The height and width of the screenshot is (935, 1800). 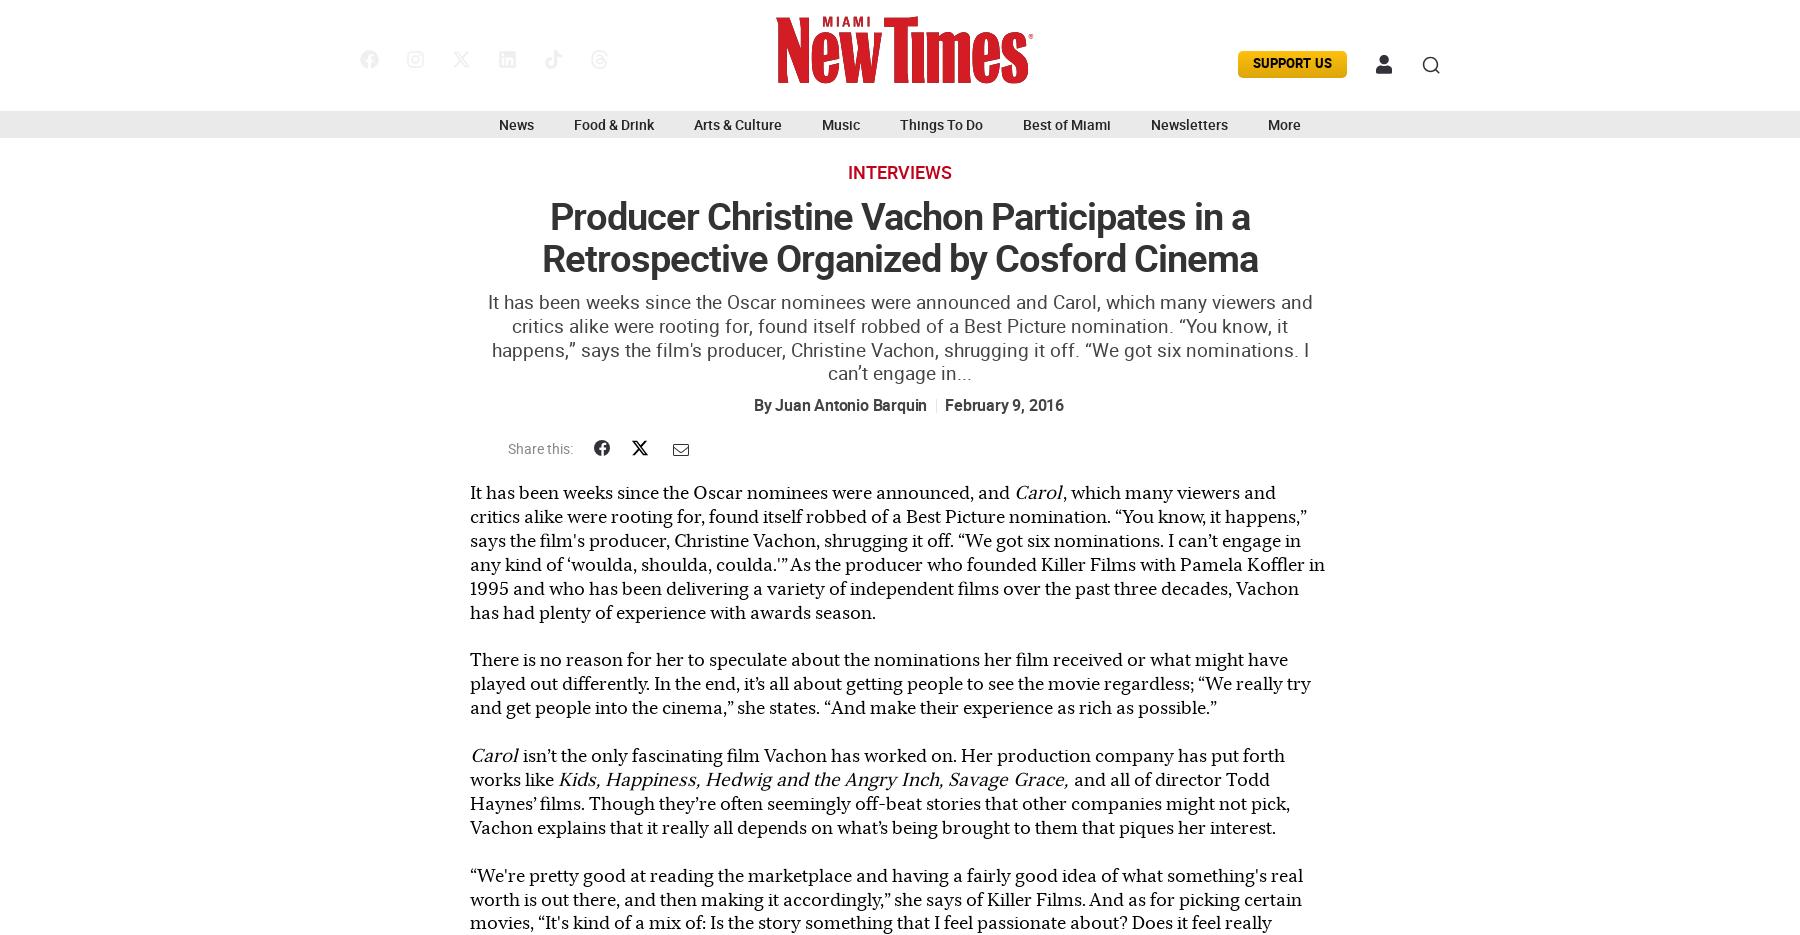 What do you see at coordinates (877, 765) in the screenshot?
I see `'isn’t the only fascinating film Vachon has worked on. Her production company has put forth works like'` at bounding box center [877, 765].